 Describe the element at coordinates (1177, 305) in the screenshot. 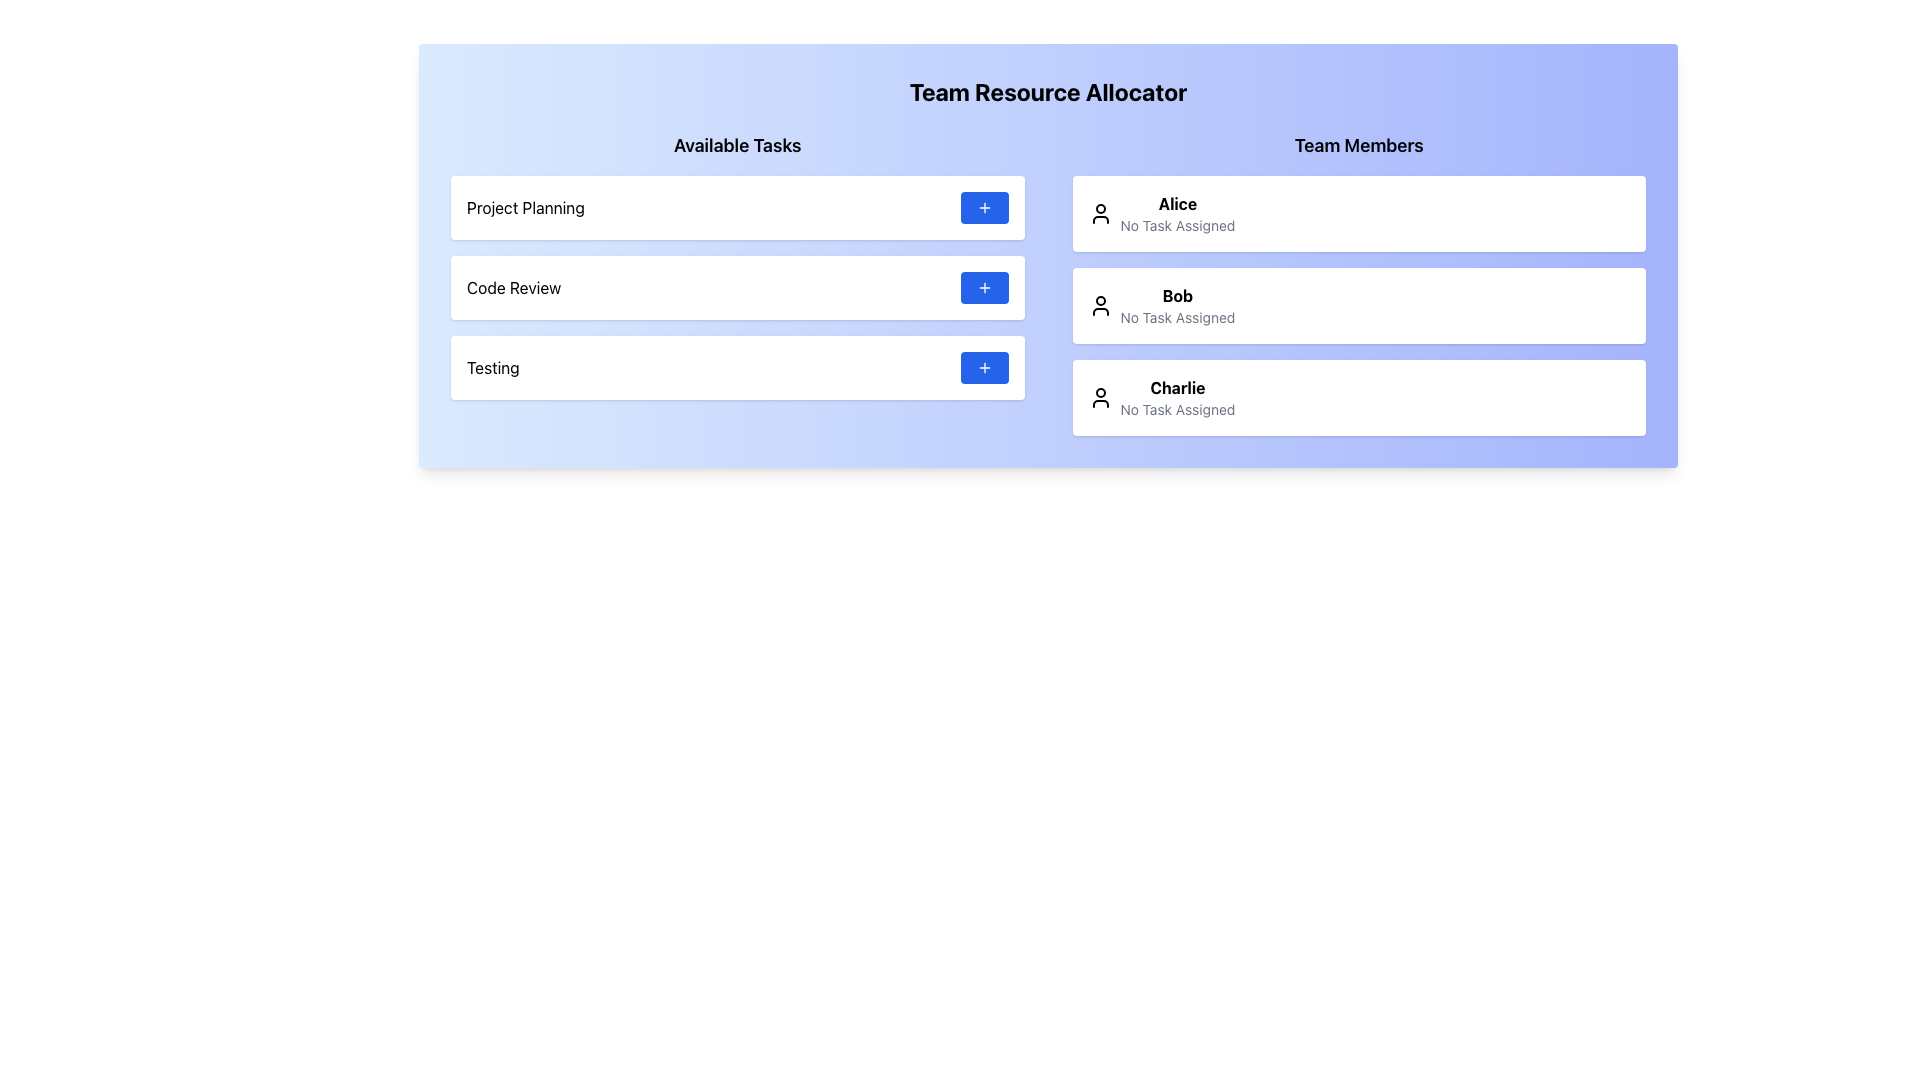

I see `text element displaying 'Bob' and their current task status 'No Task Assigned' in the 'Team Members' section` at that location.